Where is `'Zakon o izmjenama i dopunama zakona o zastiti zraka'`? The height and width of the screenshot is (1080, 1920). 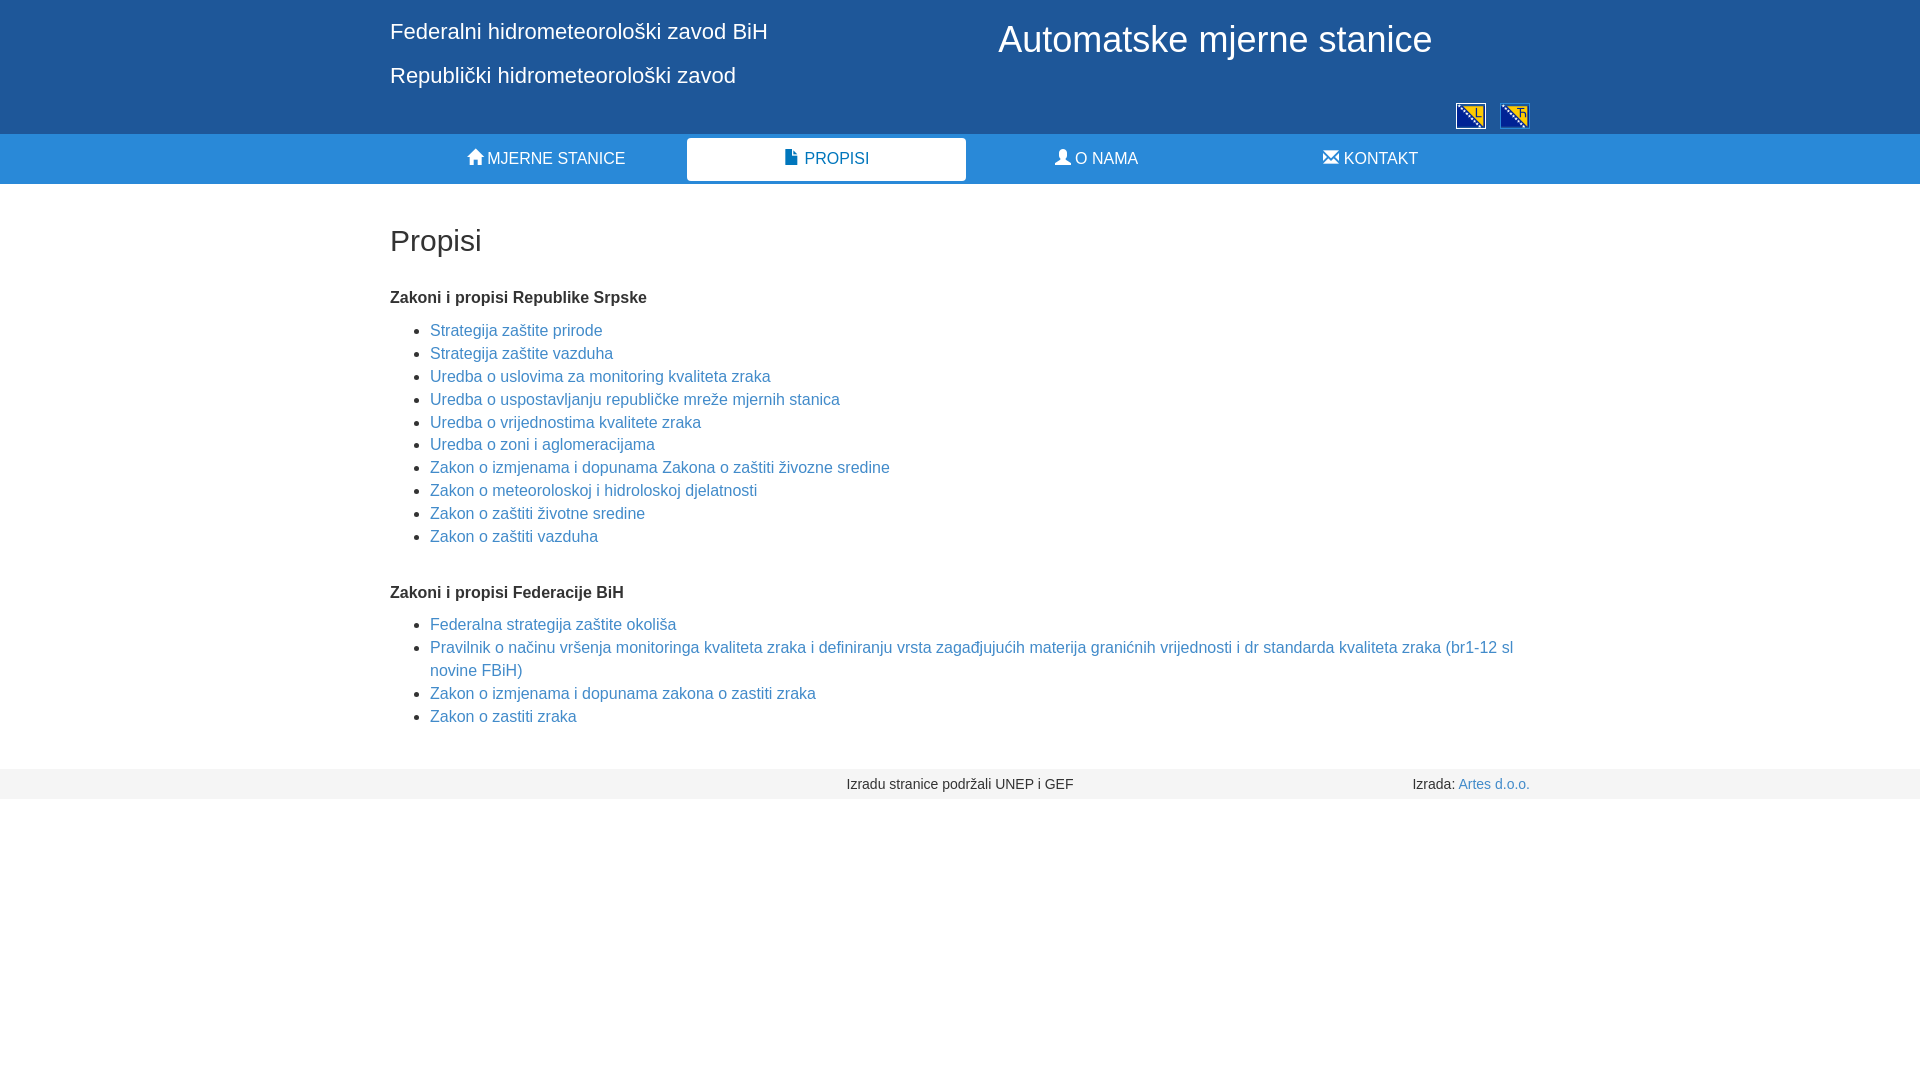
'Zakon o izmjenama i dopunama zakona o zastiti zraka' is located at coordinates (622, 692).